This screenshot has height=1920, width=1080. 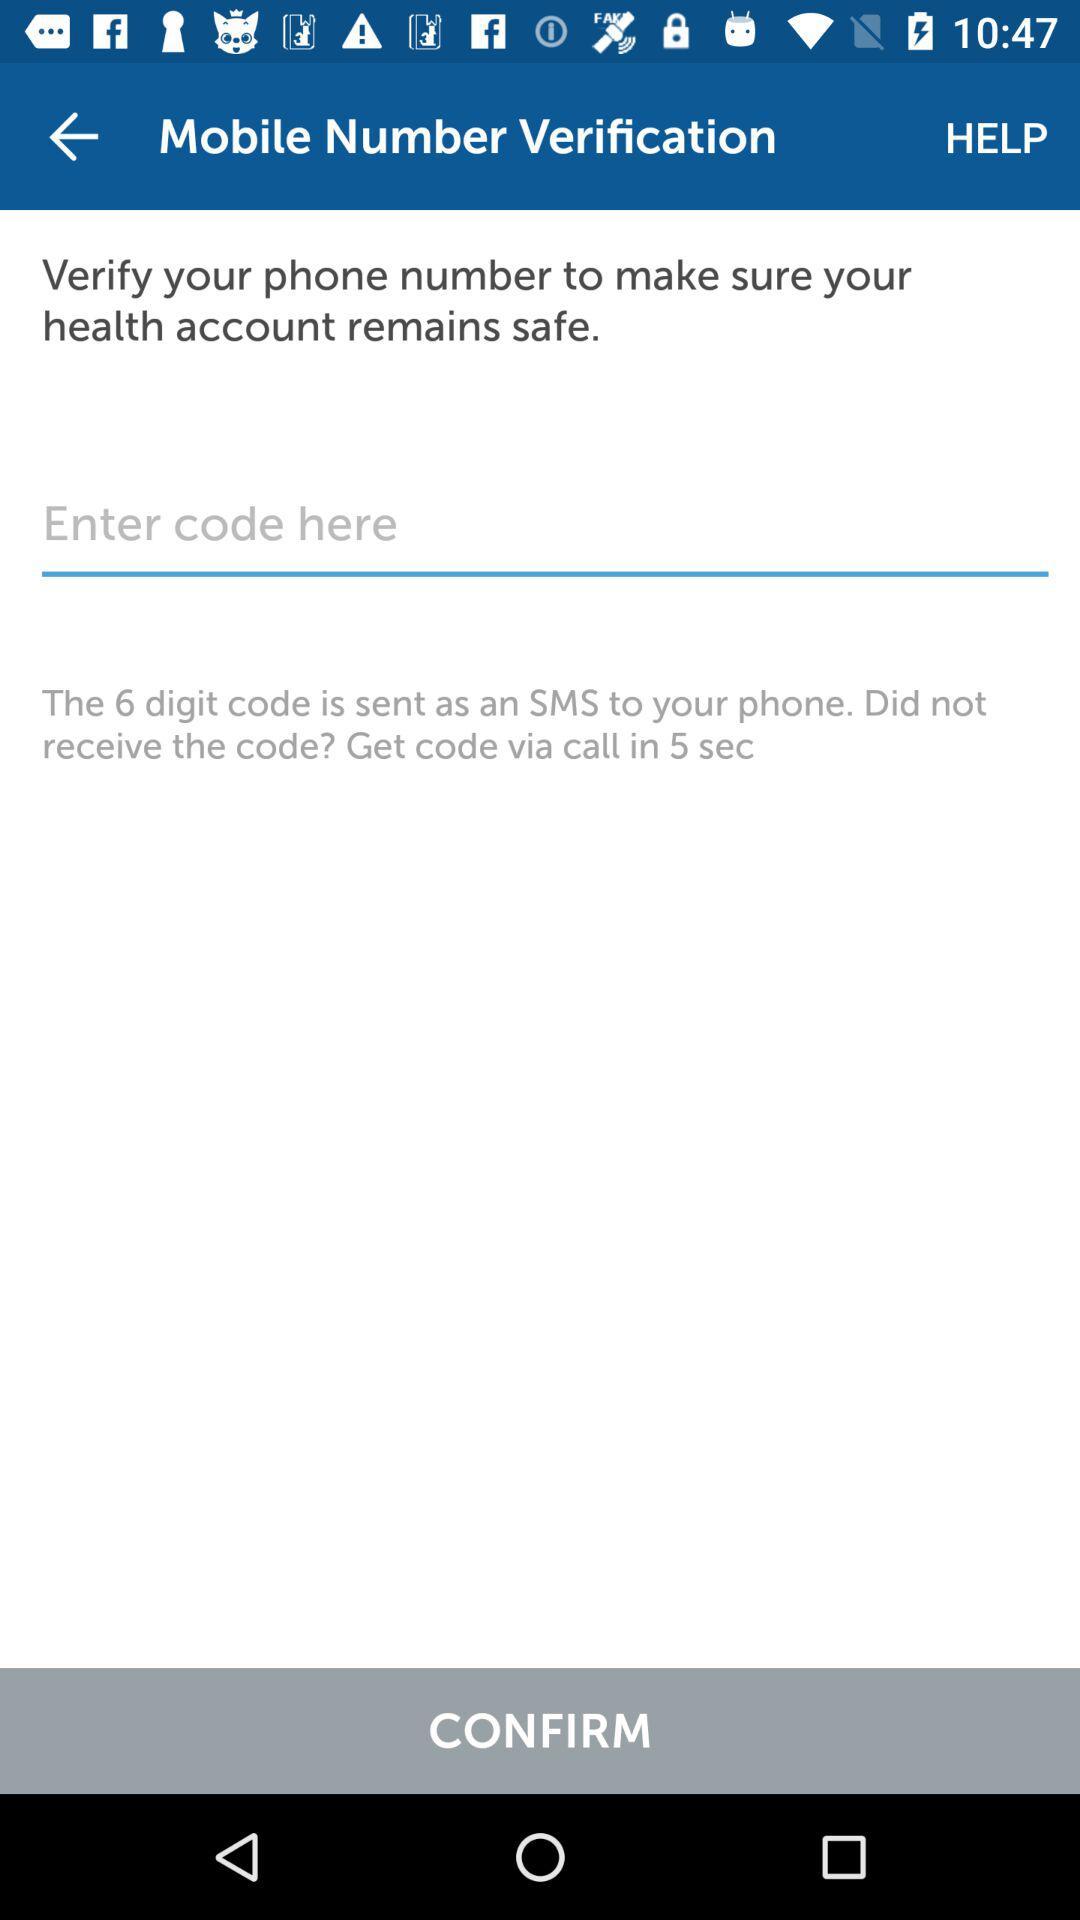 What do you see at coordinates (72, 135) in the screenshot?
I see `item at the top left corner` at bounding box center [72, 135].